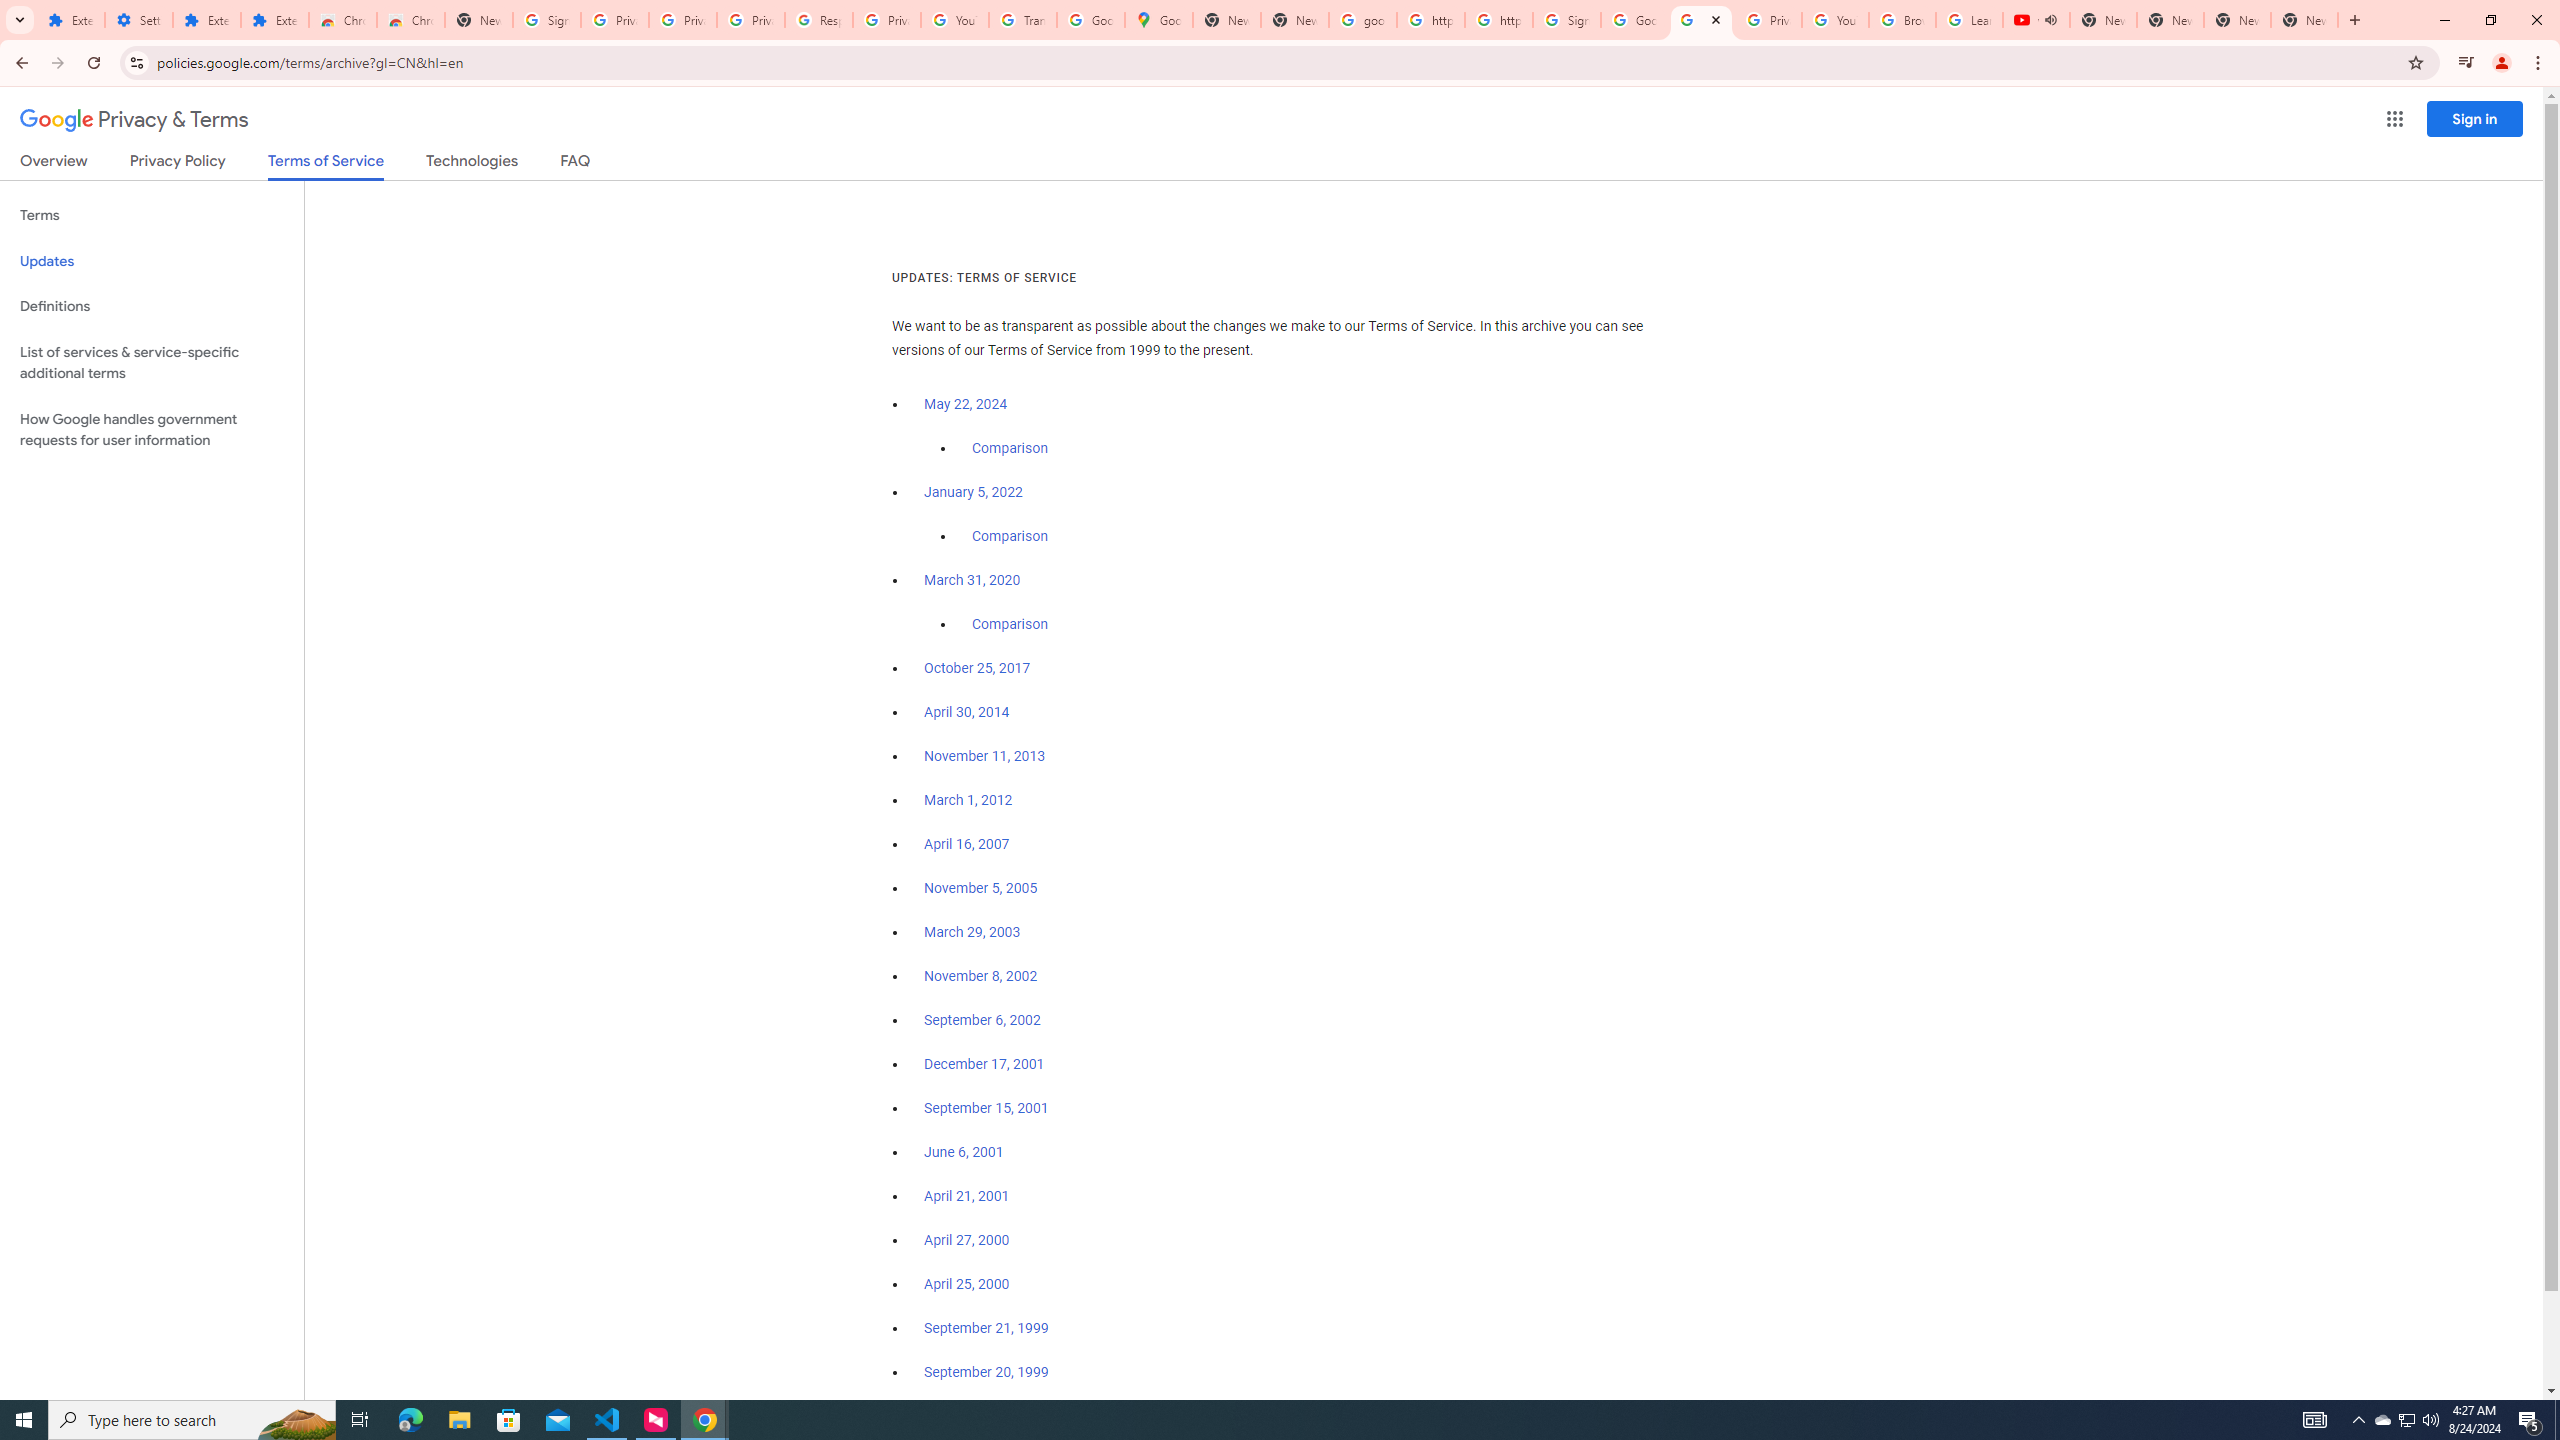  I want to click on 'YouTube', so click(1834, 19).